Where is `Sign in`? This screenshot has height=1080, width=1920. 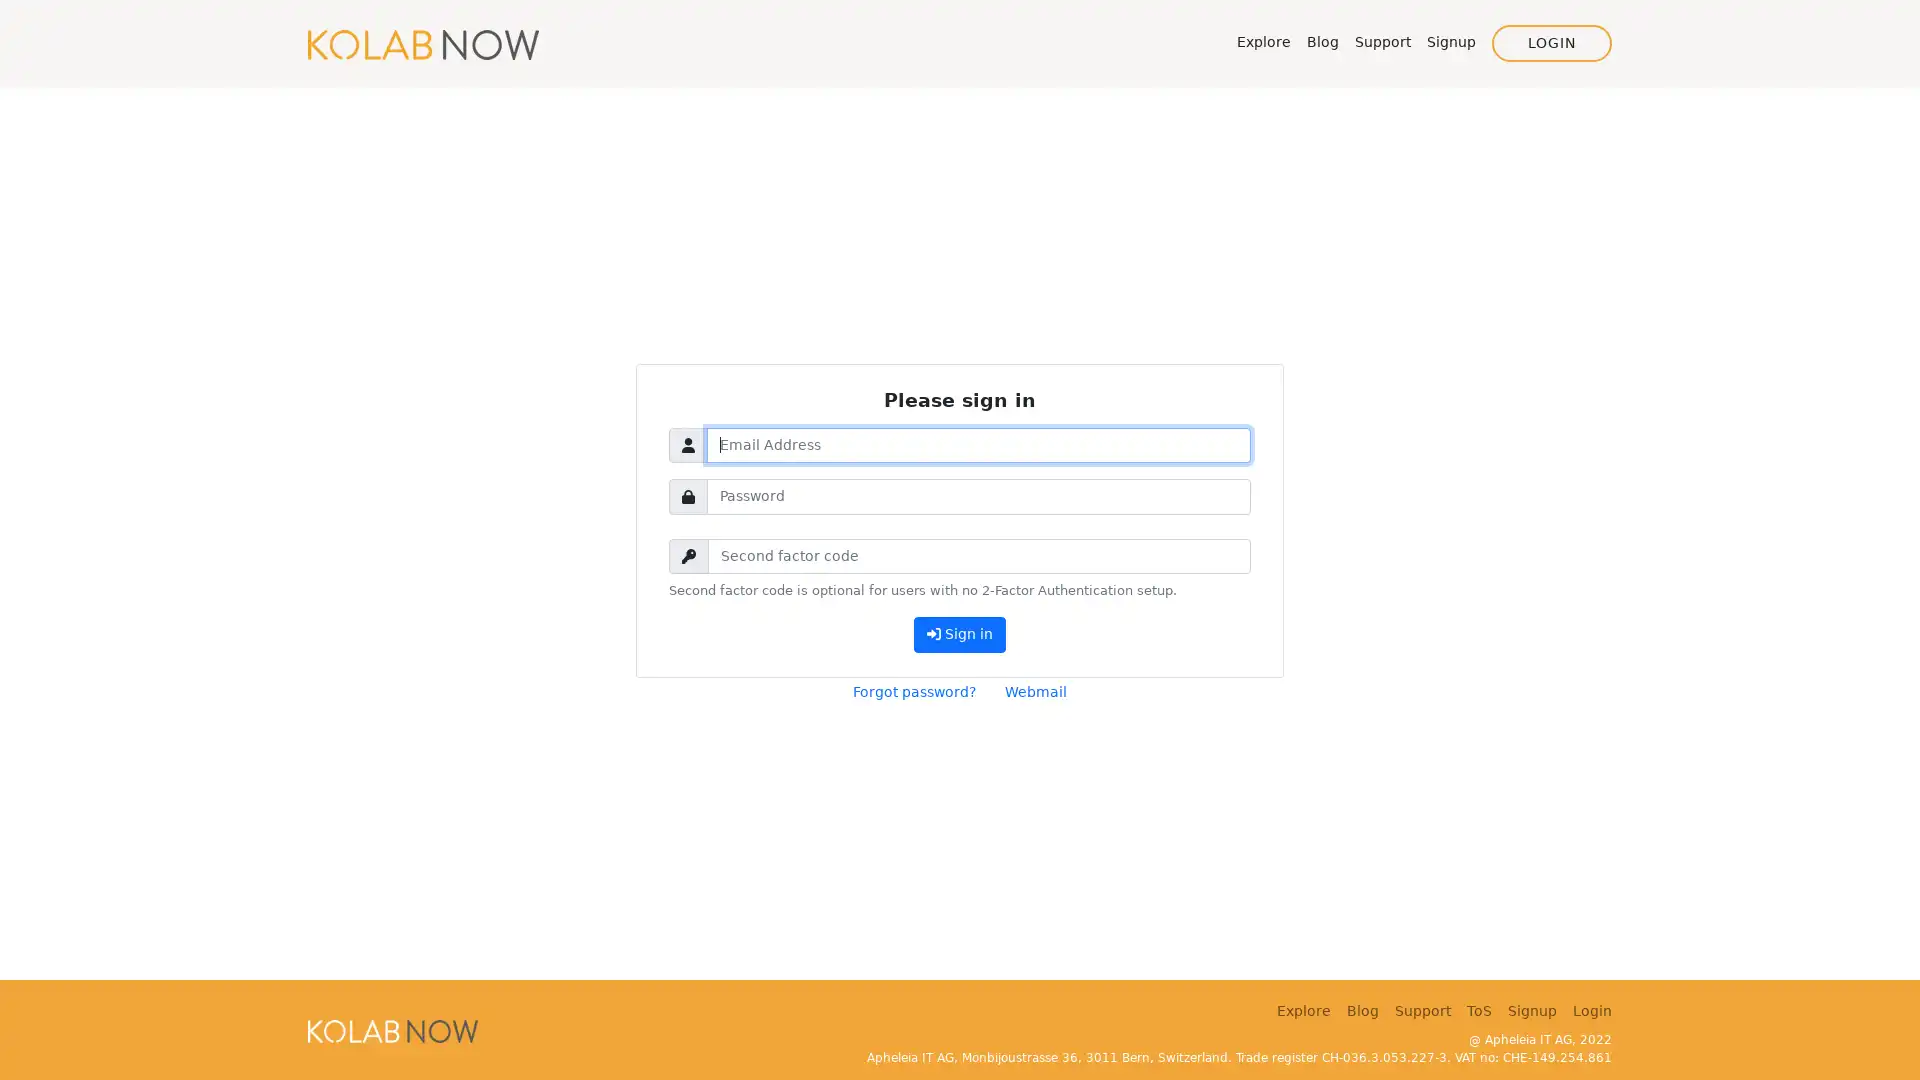
Sign in is located at coordinates (958, 634).